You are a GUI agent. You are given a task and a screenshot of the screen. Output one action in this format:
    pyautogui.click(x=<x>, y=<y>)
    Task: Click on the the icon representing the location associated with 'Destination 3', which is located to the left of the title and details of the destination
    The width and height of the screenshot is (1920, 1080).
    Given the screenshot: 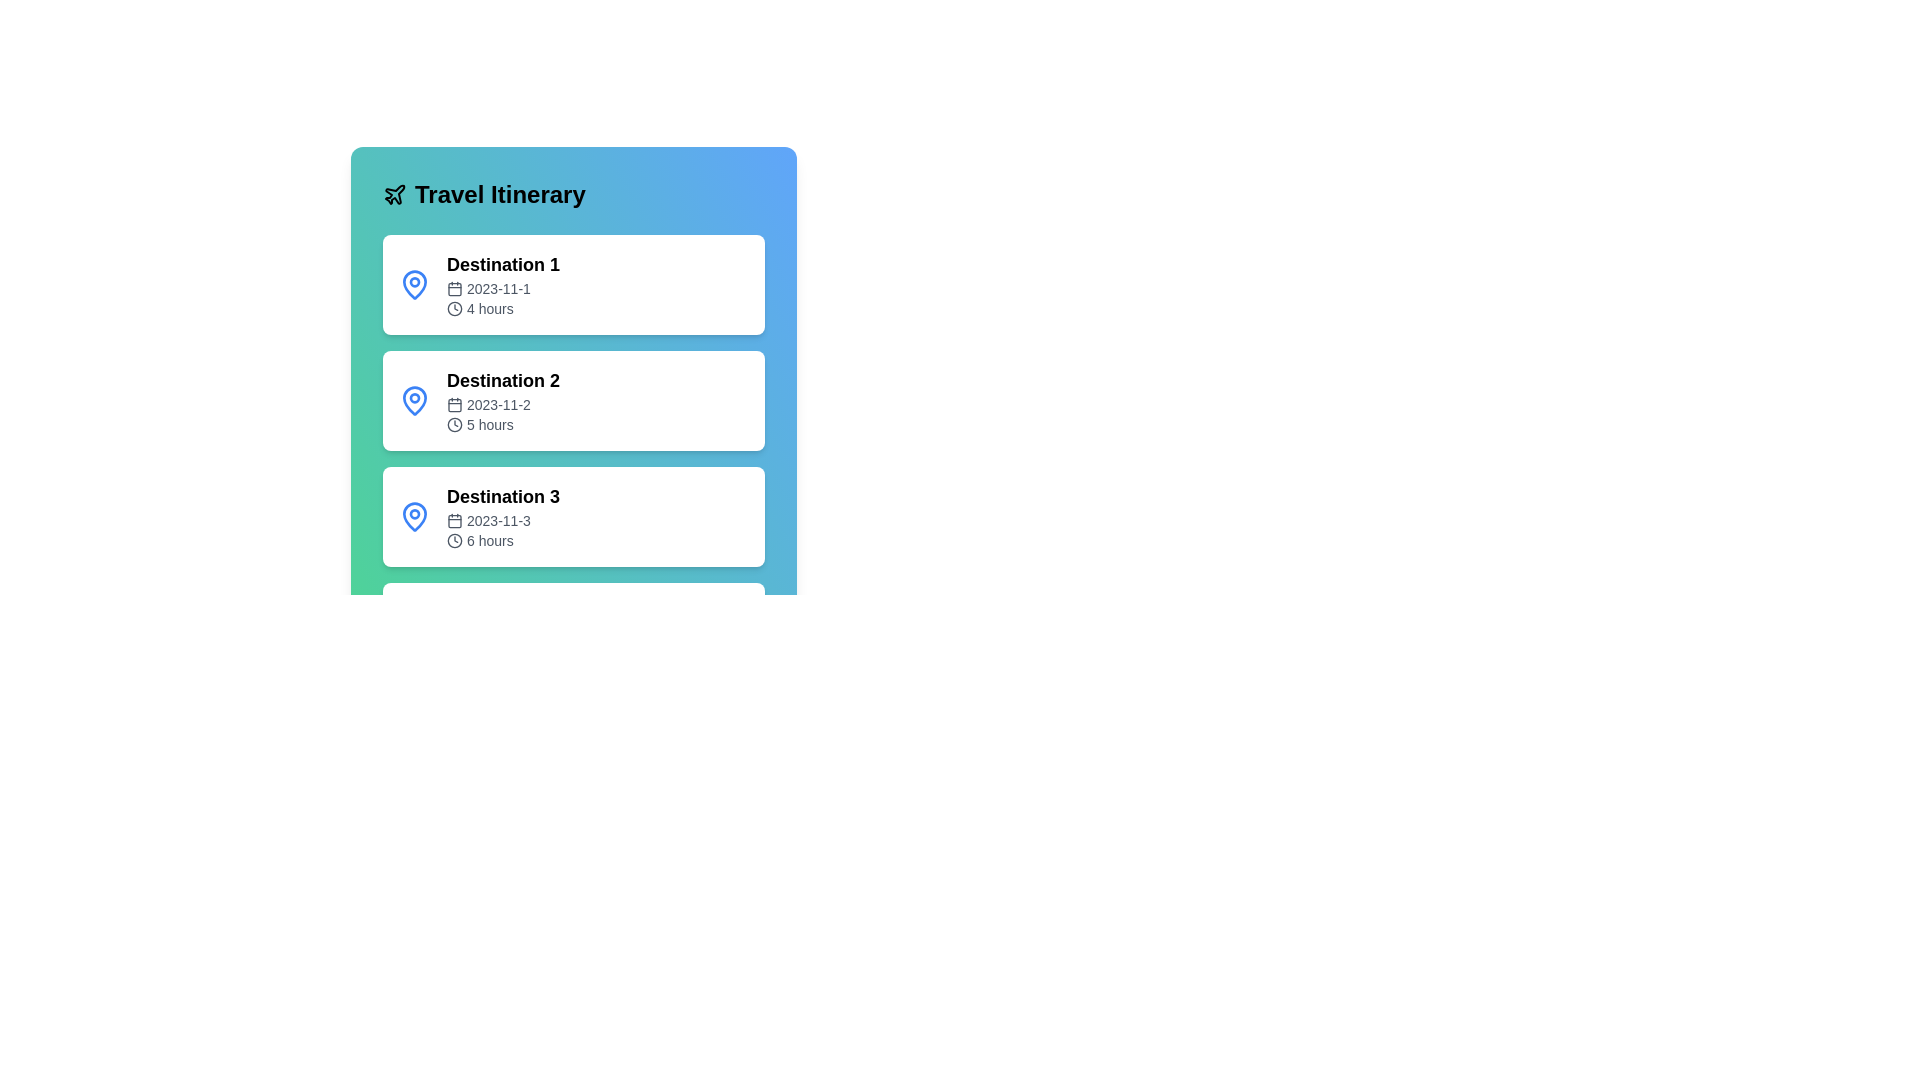 What is the action you would take?
    pyautogui.click(x=413, y=515)
    